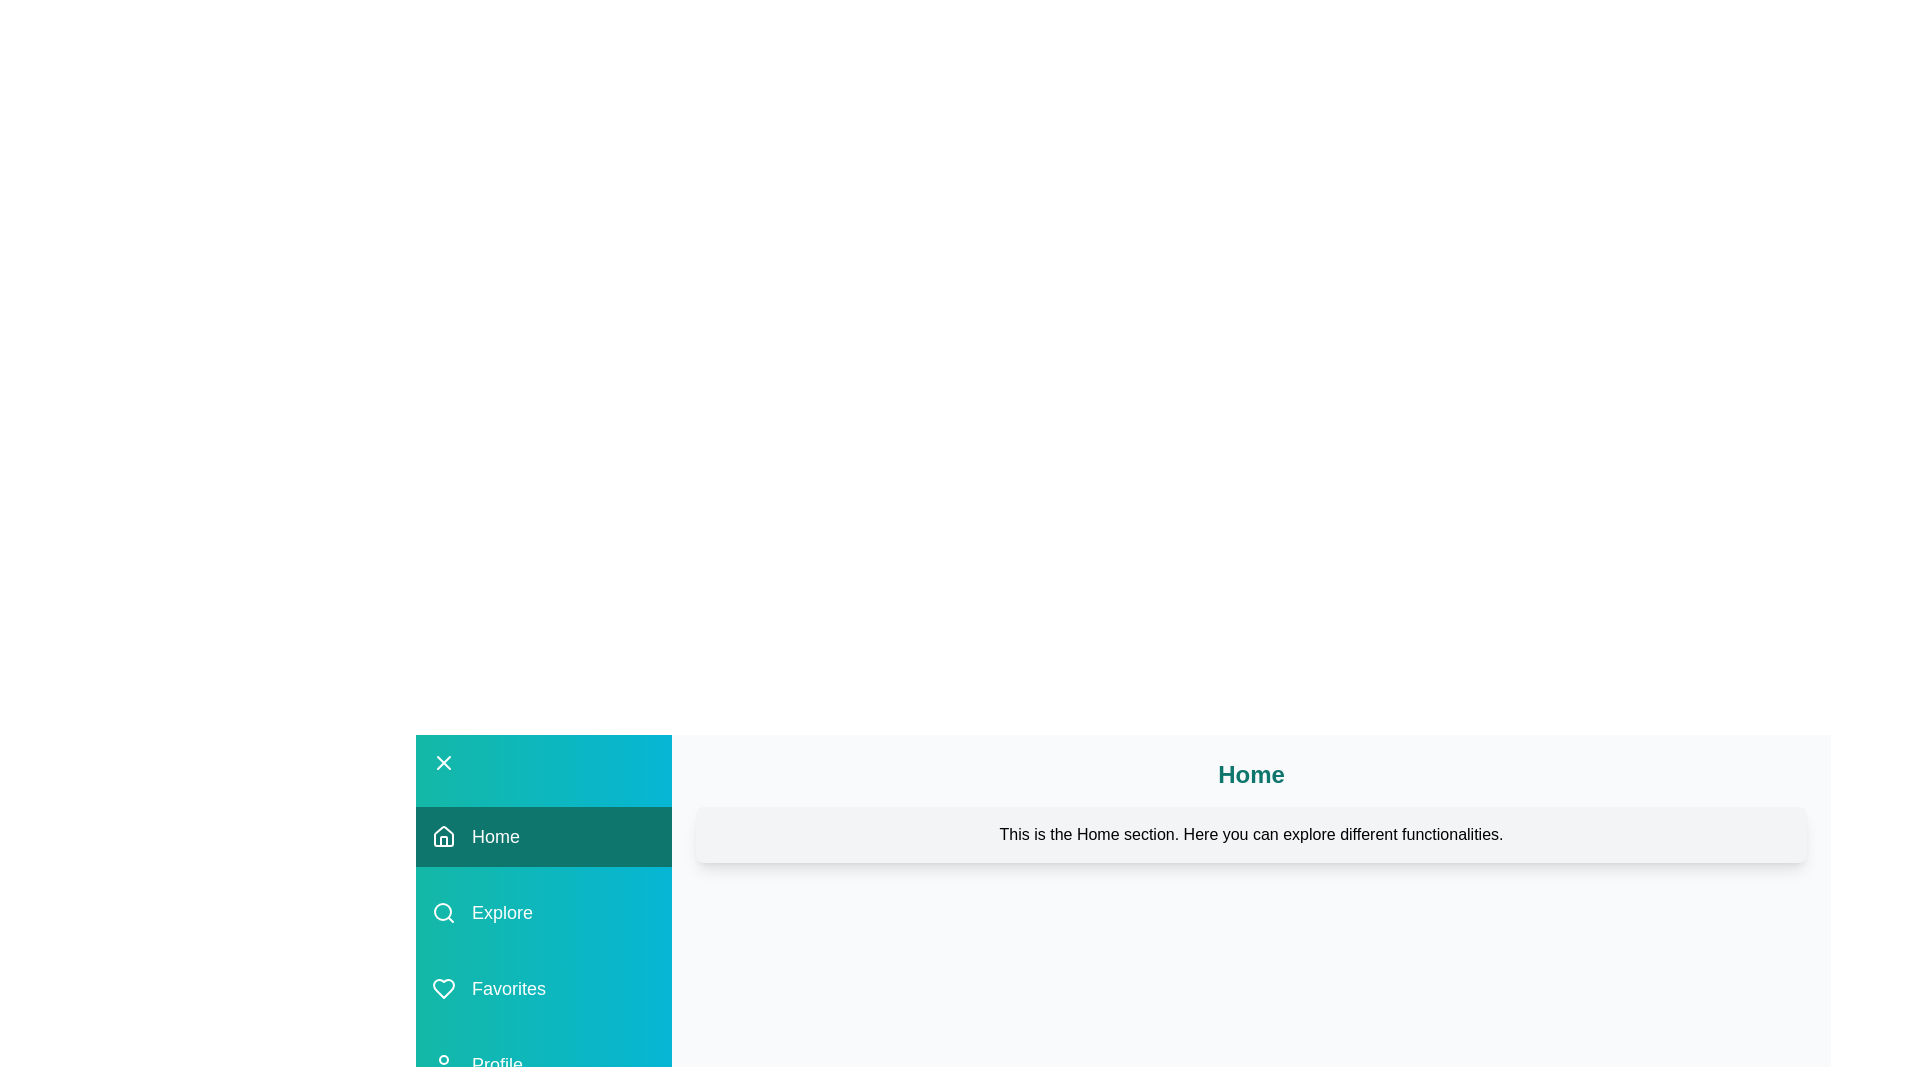  Describe the element at coordinates (543, 837) in the screenshot. I see `the Home section in the menu` at that location.